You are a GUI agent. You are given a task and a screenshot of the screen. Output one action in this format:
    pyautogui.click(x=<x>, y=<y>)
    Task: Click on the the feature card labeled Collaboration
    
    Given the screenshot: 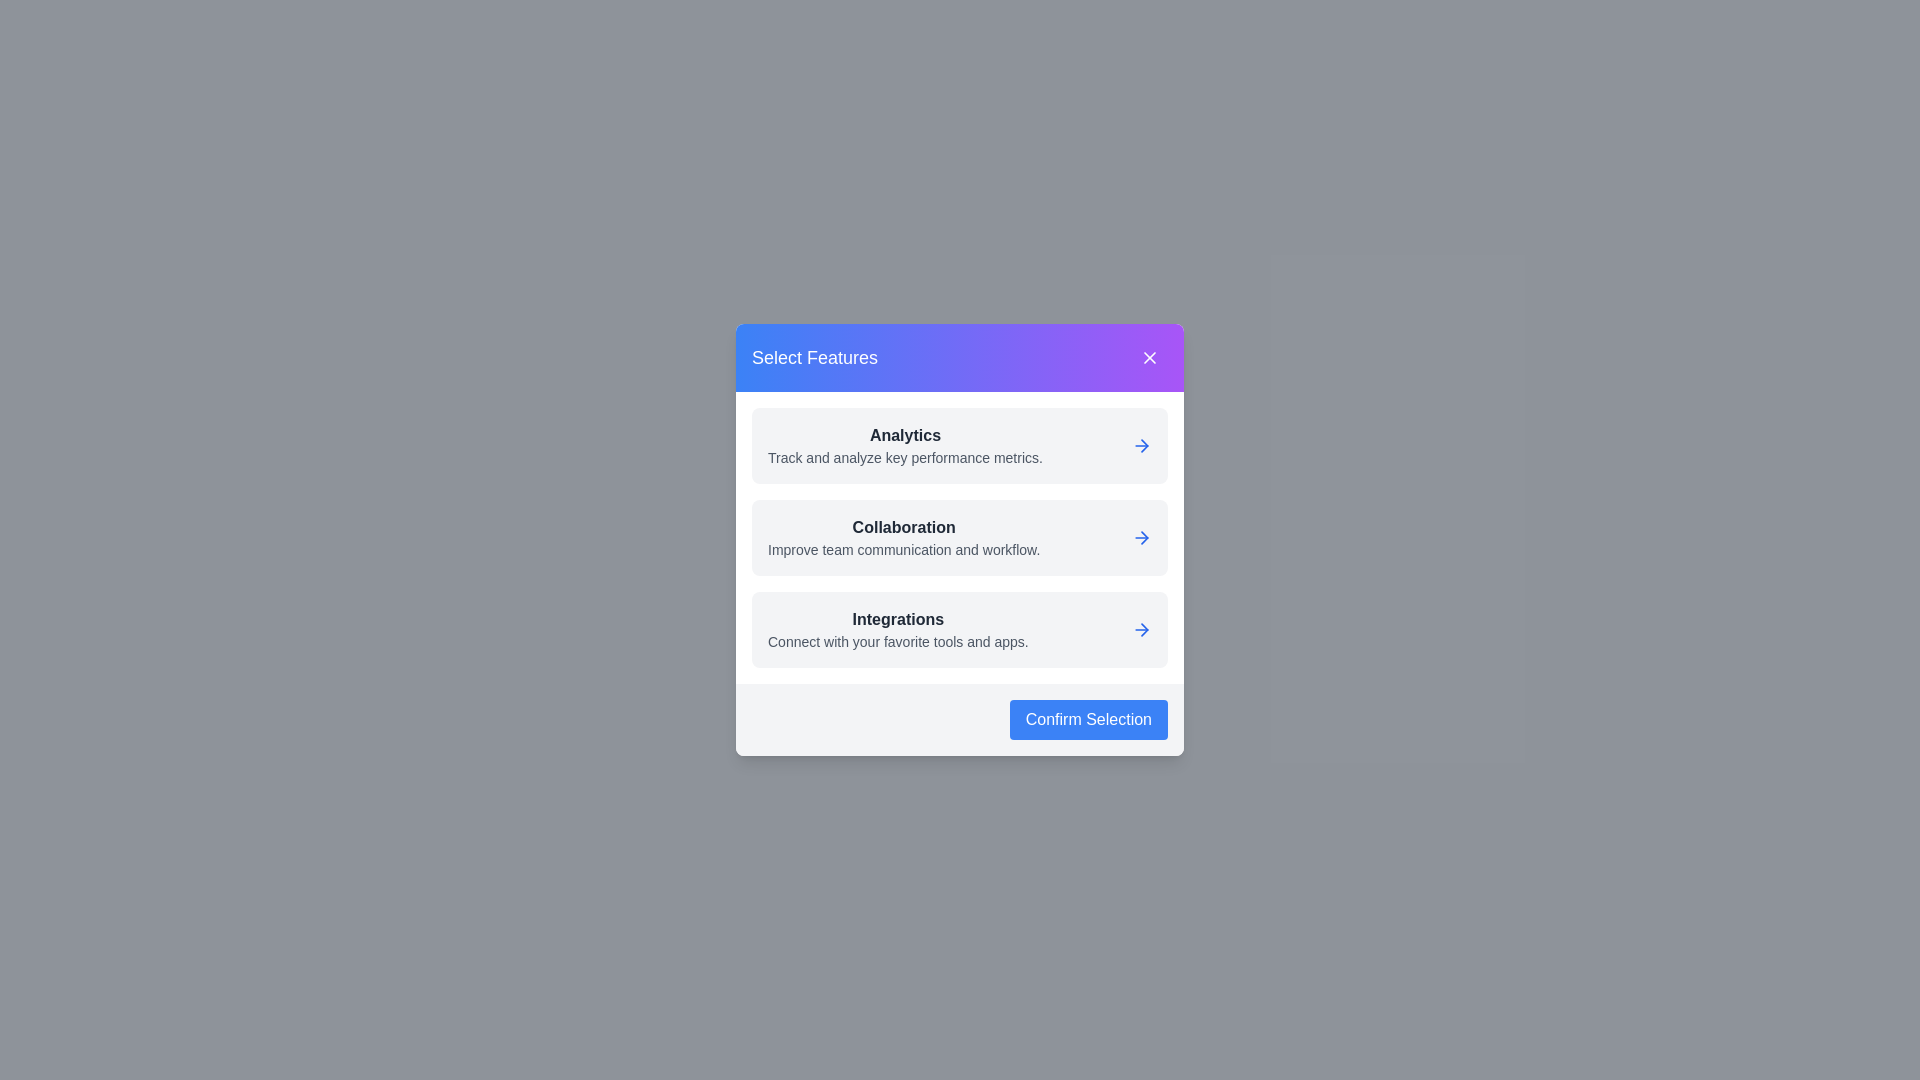 What is the action you would take?
    pyautogui.click(x=960, y=536)
    